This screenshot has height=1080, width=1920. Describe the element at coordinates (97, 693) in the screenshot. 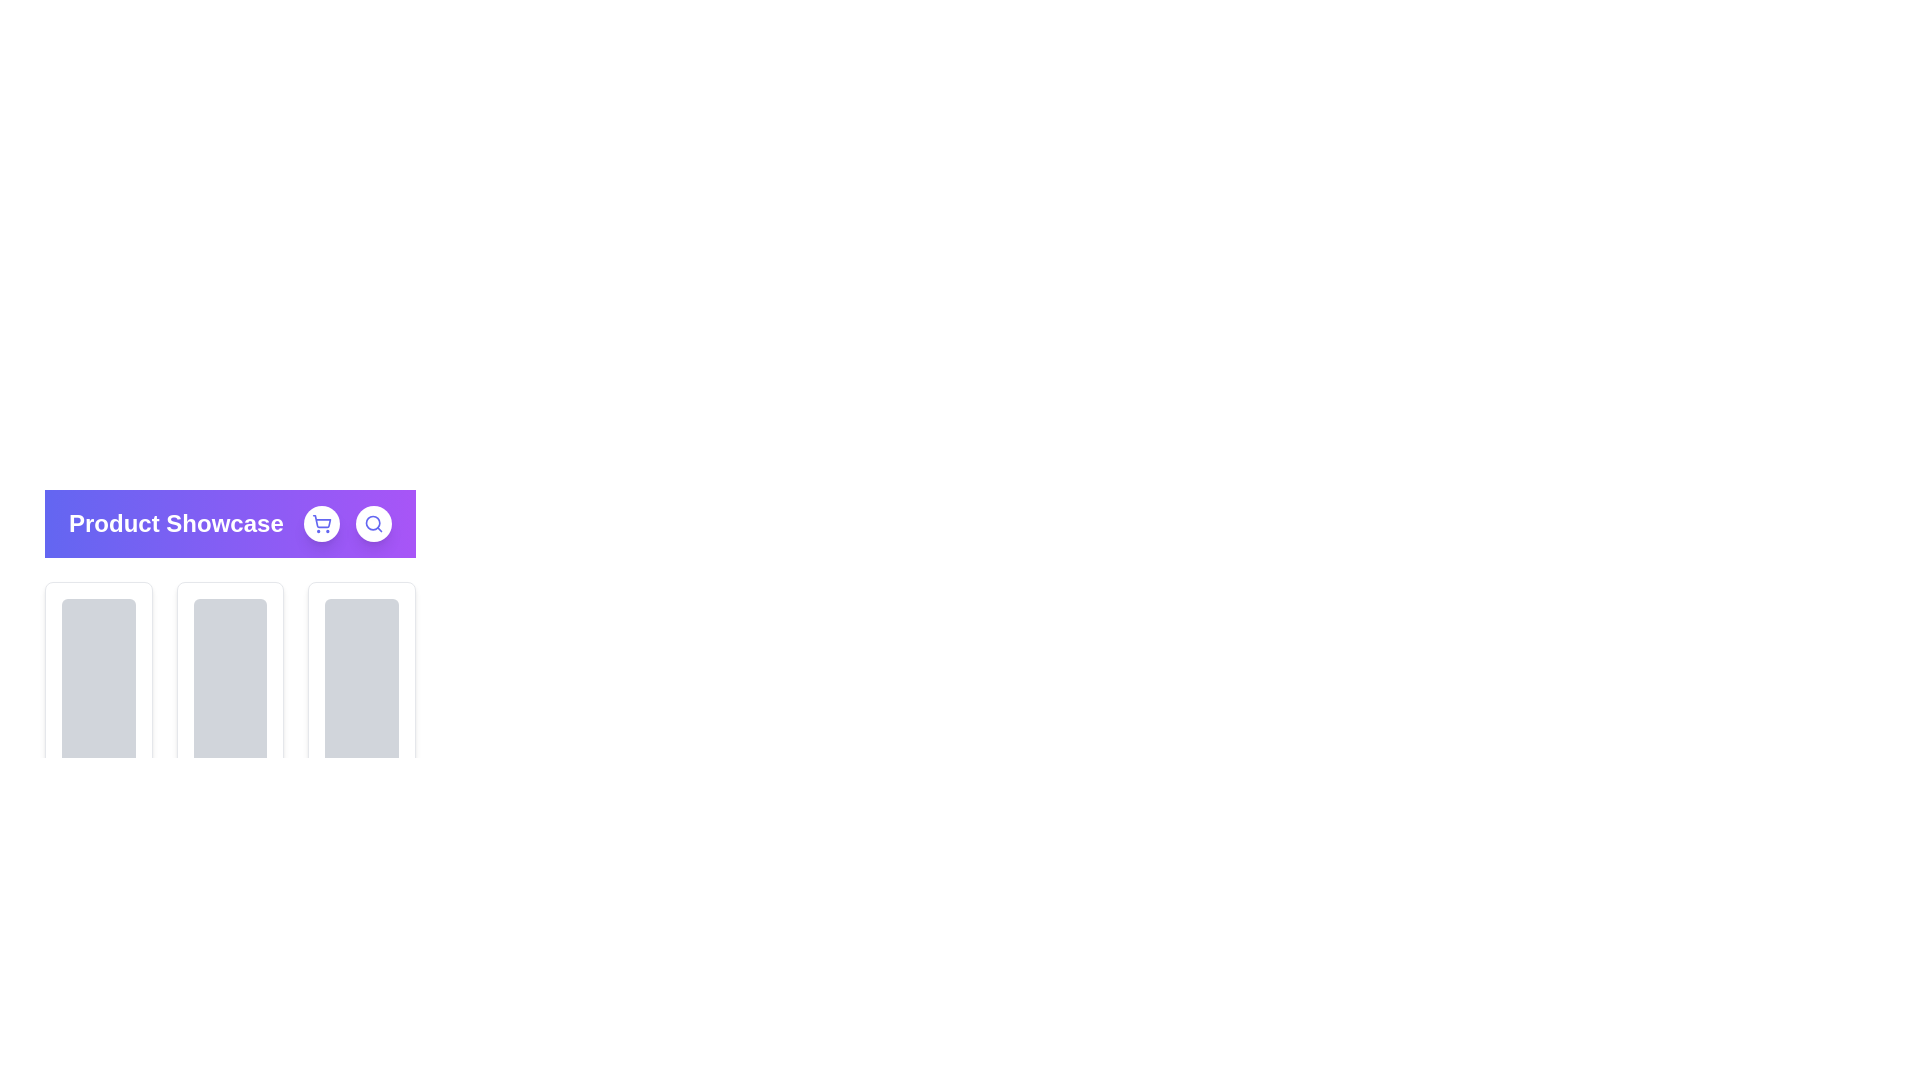

I see `the image placeholder located at the top of the product card, which is directly above the text 'Product 1'` at that location.